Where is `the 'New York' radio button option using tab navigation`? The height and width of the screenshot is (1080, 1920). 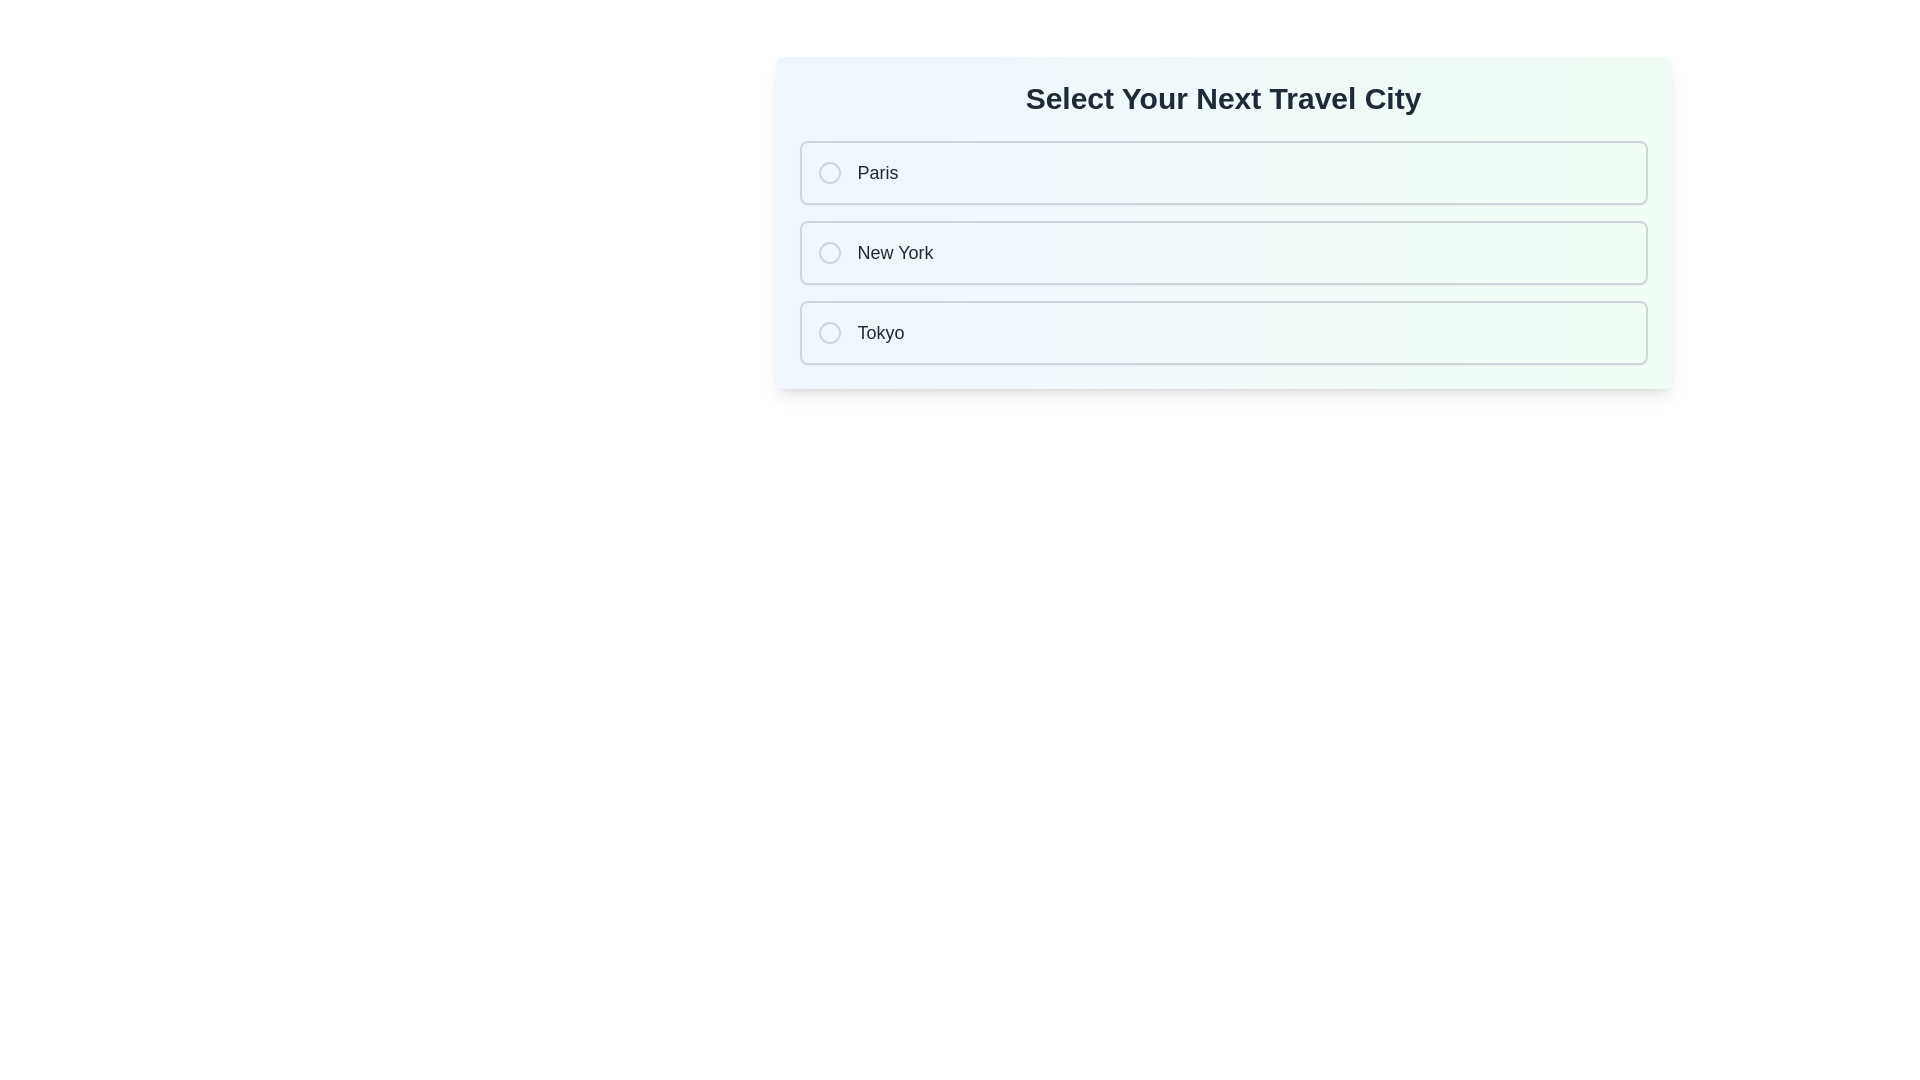
the 'New York' radio button option using tab navigation is located at coordinates (1222, 252).